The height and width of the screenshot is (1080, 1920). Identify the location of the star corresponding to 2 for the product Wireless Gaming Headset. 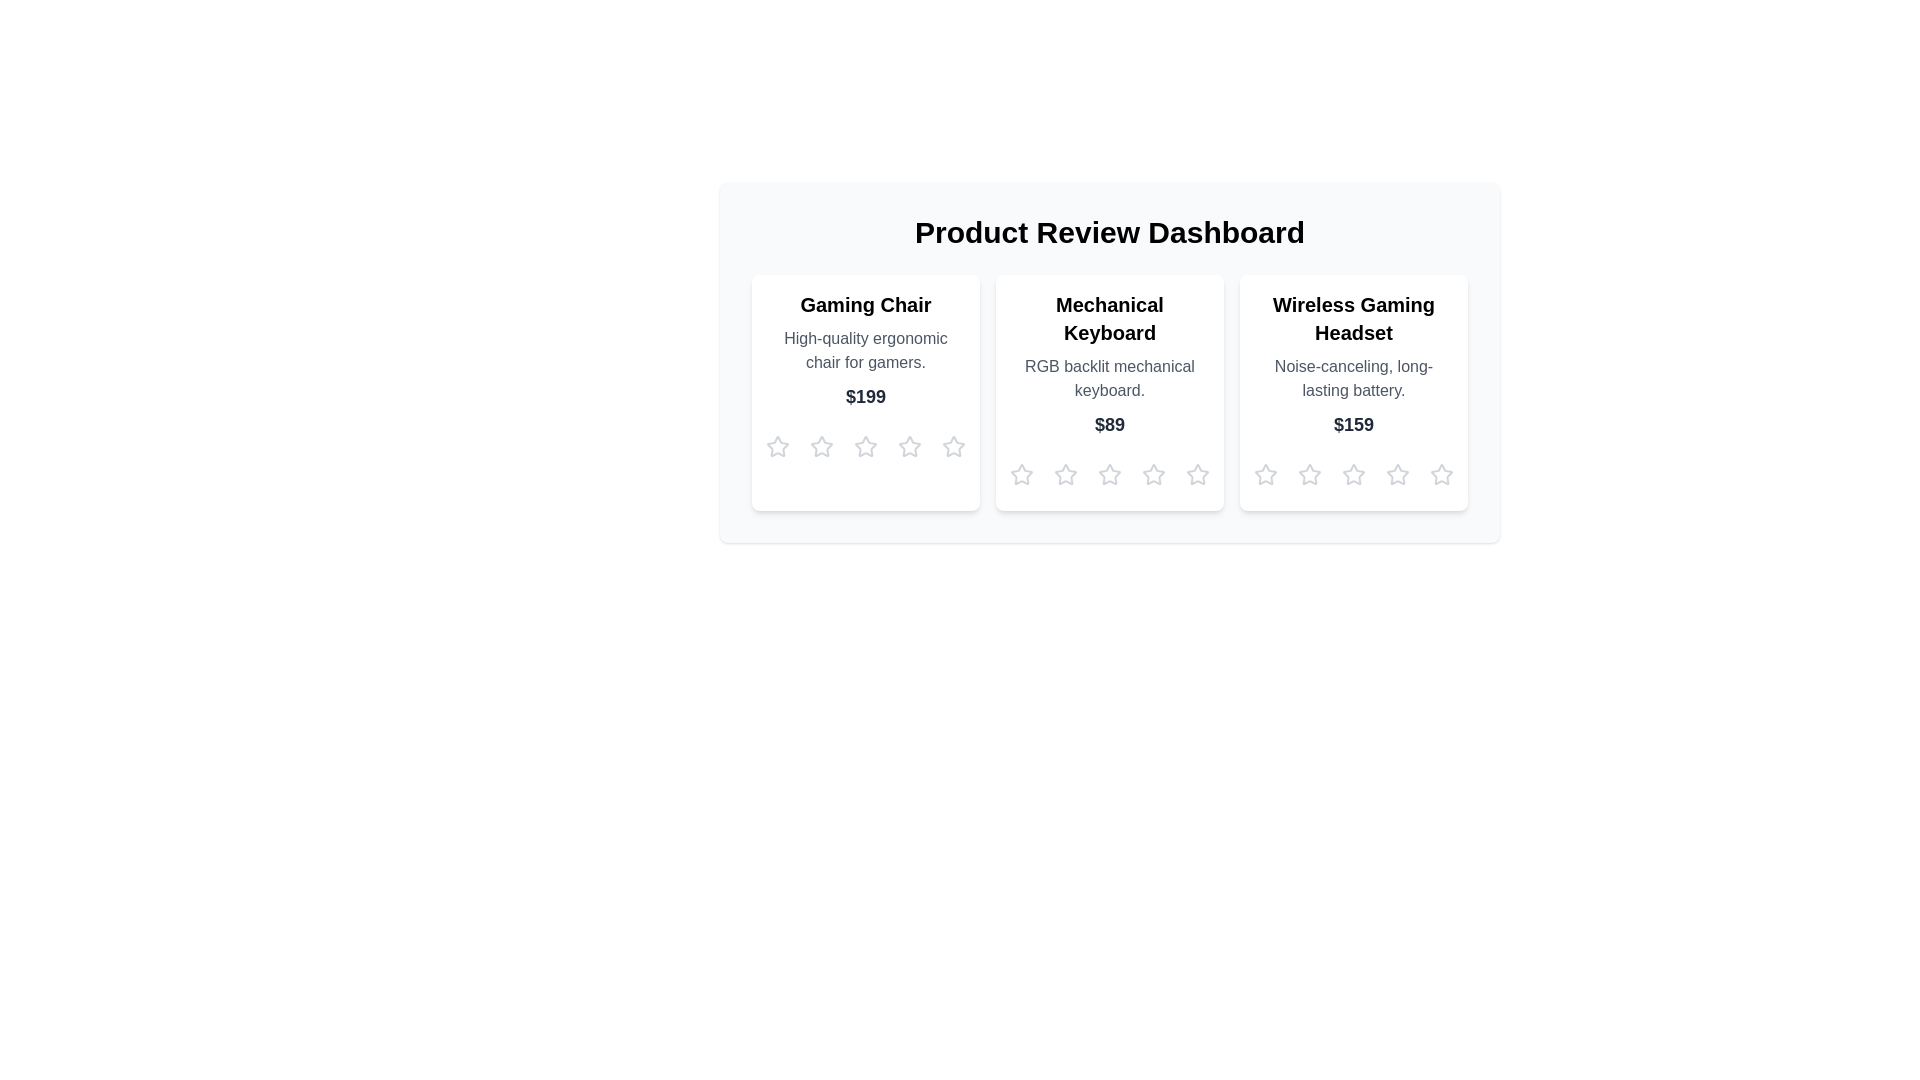
(1310, 474).